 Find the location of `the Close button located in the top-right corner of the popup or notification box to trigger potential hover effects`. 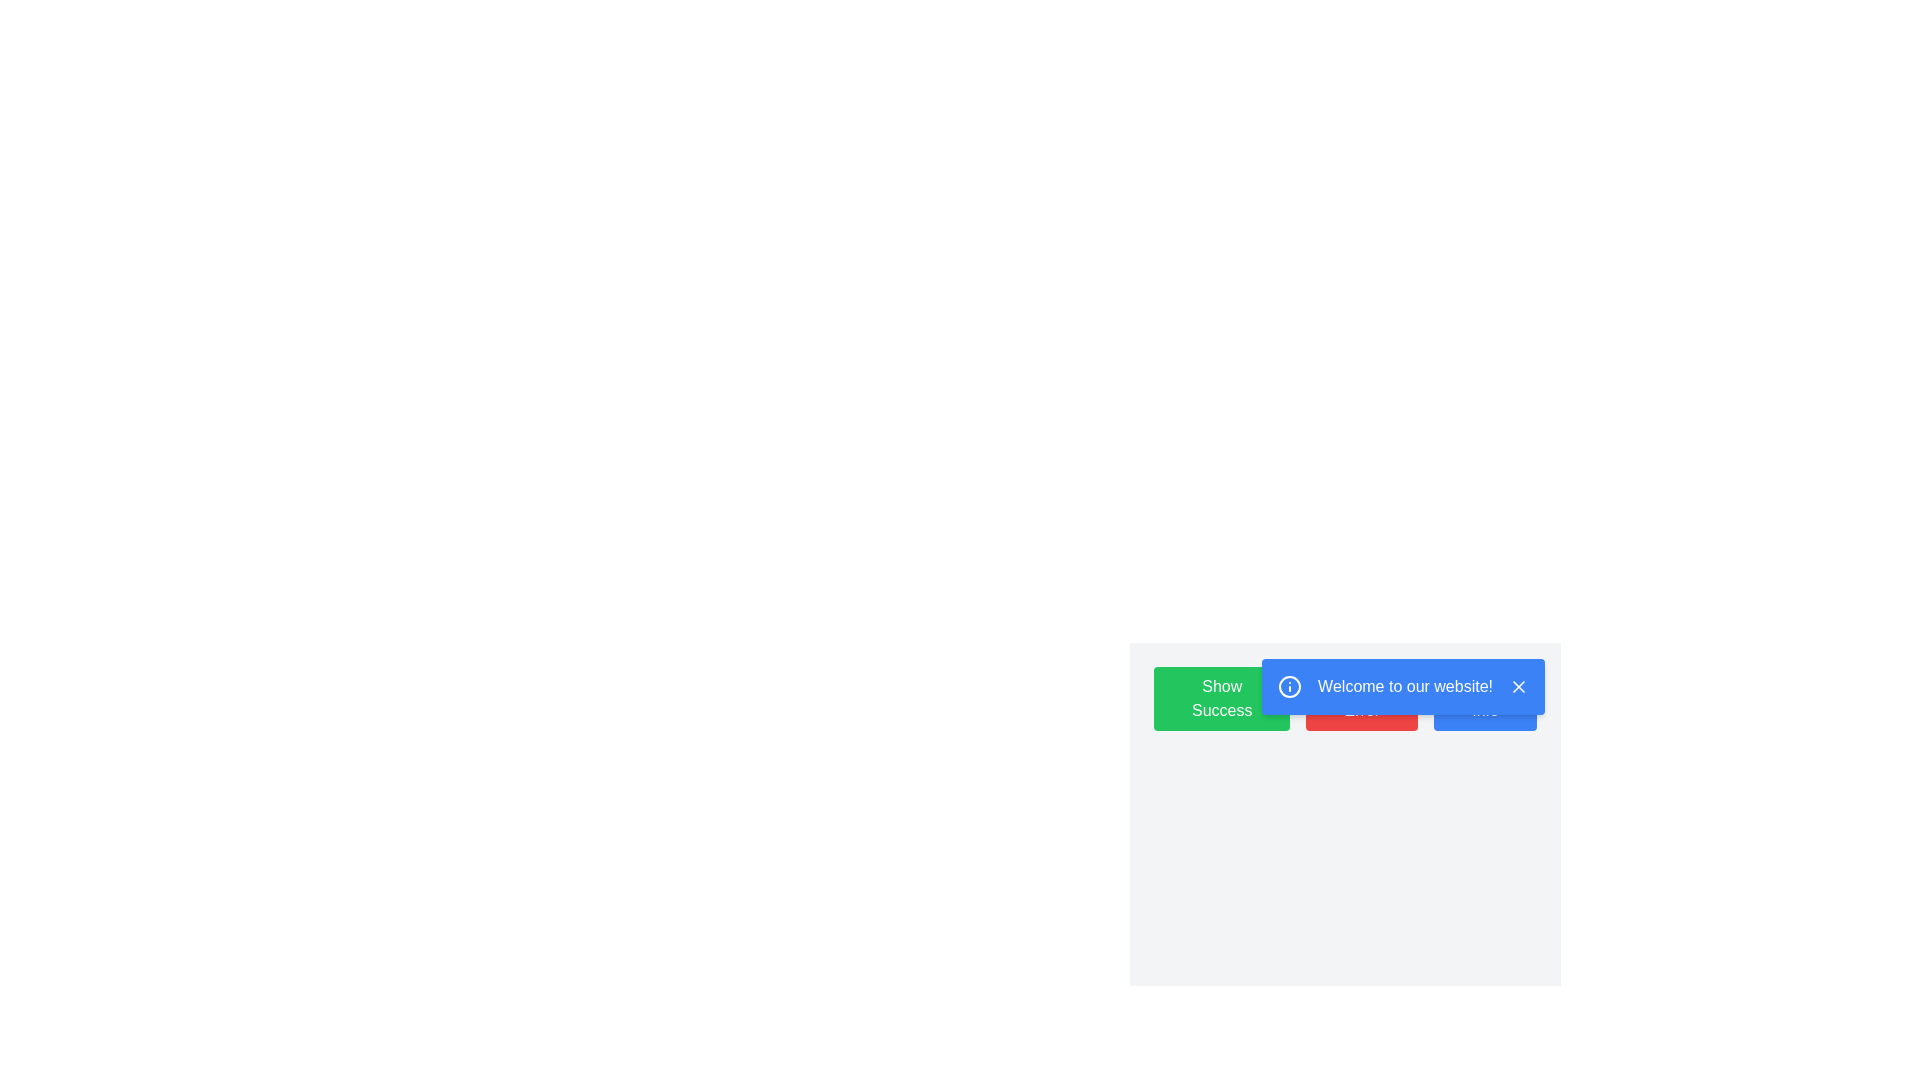

the Close button located in the top-right corner of the popup or notification box to trigger potential hover effects is located at coordinates (1518, 685).